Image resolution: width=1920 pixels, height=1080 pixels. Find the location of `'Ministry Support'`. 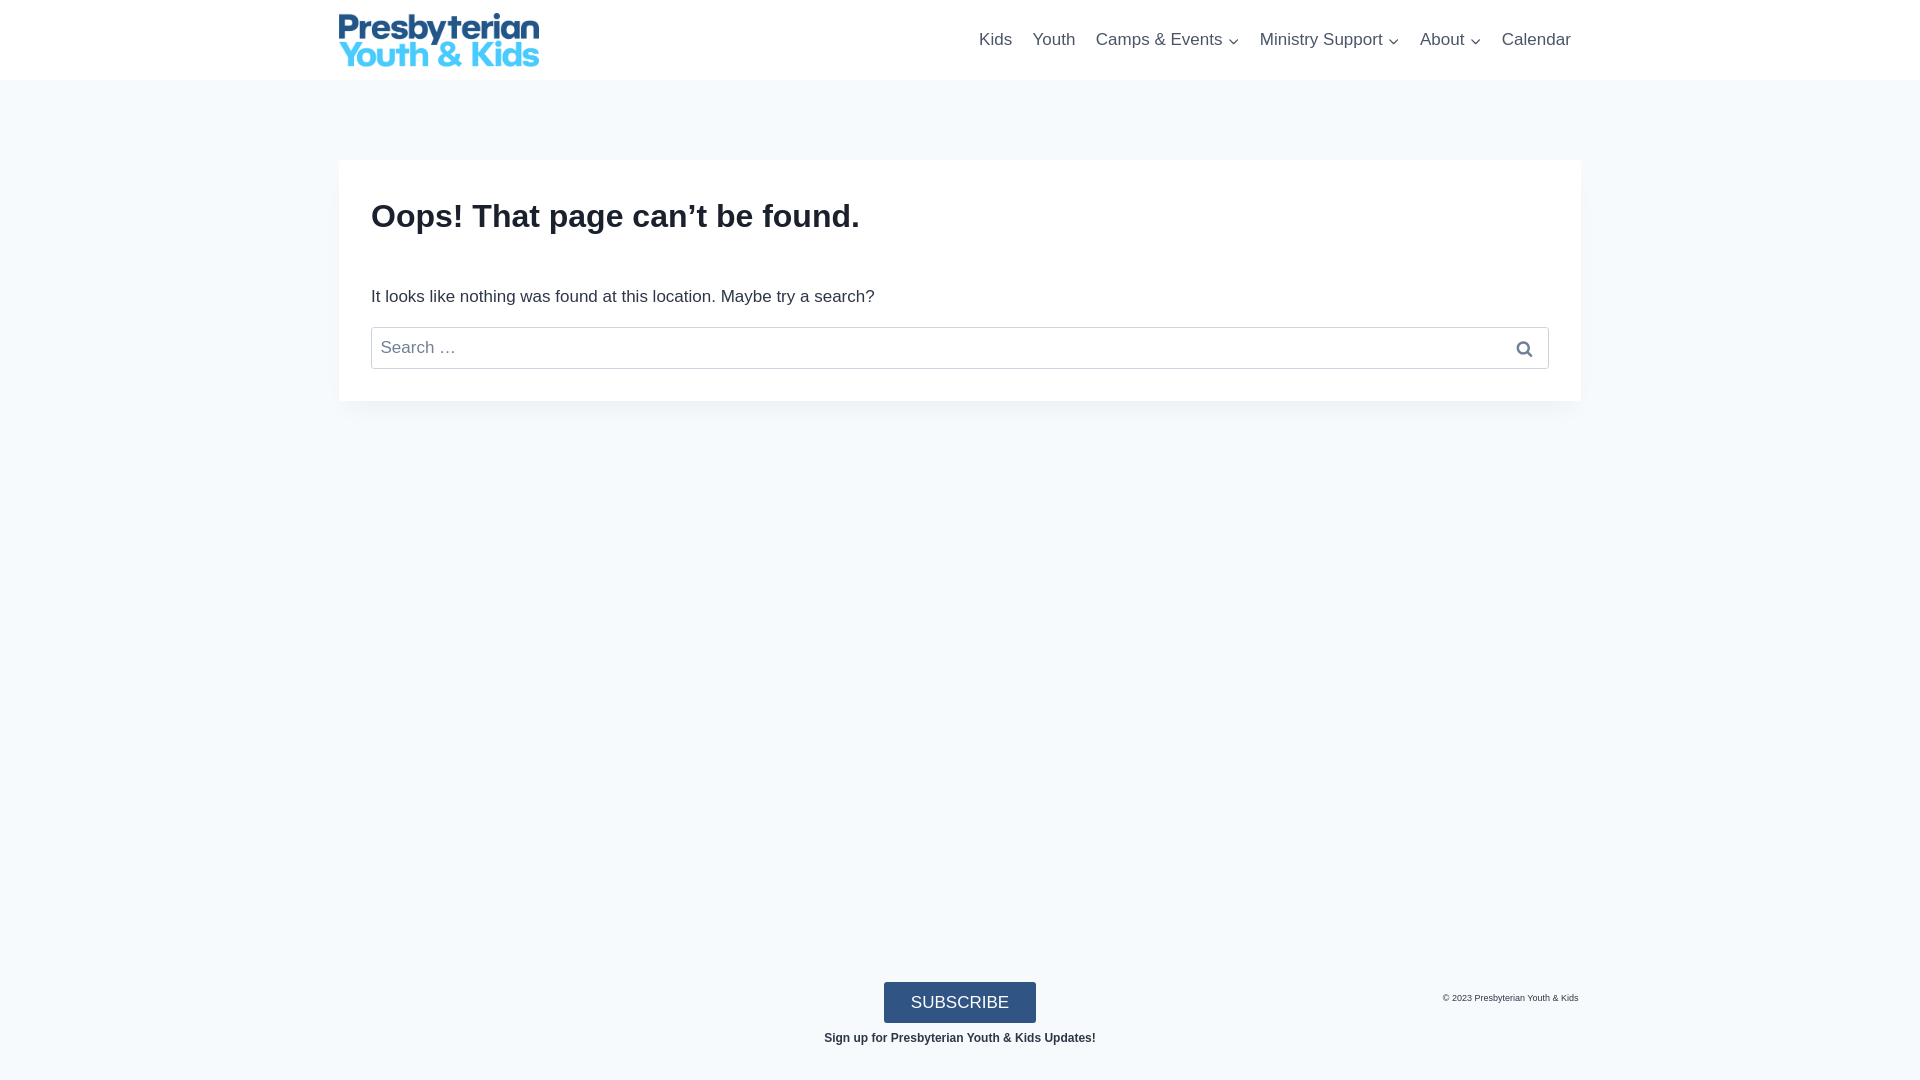

'Ministry Support' is located at coordinates (1248, 39).